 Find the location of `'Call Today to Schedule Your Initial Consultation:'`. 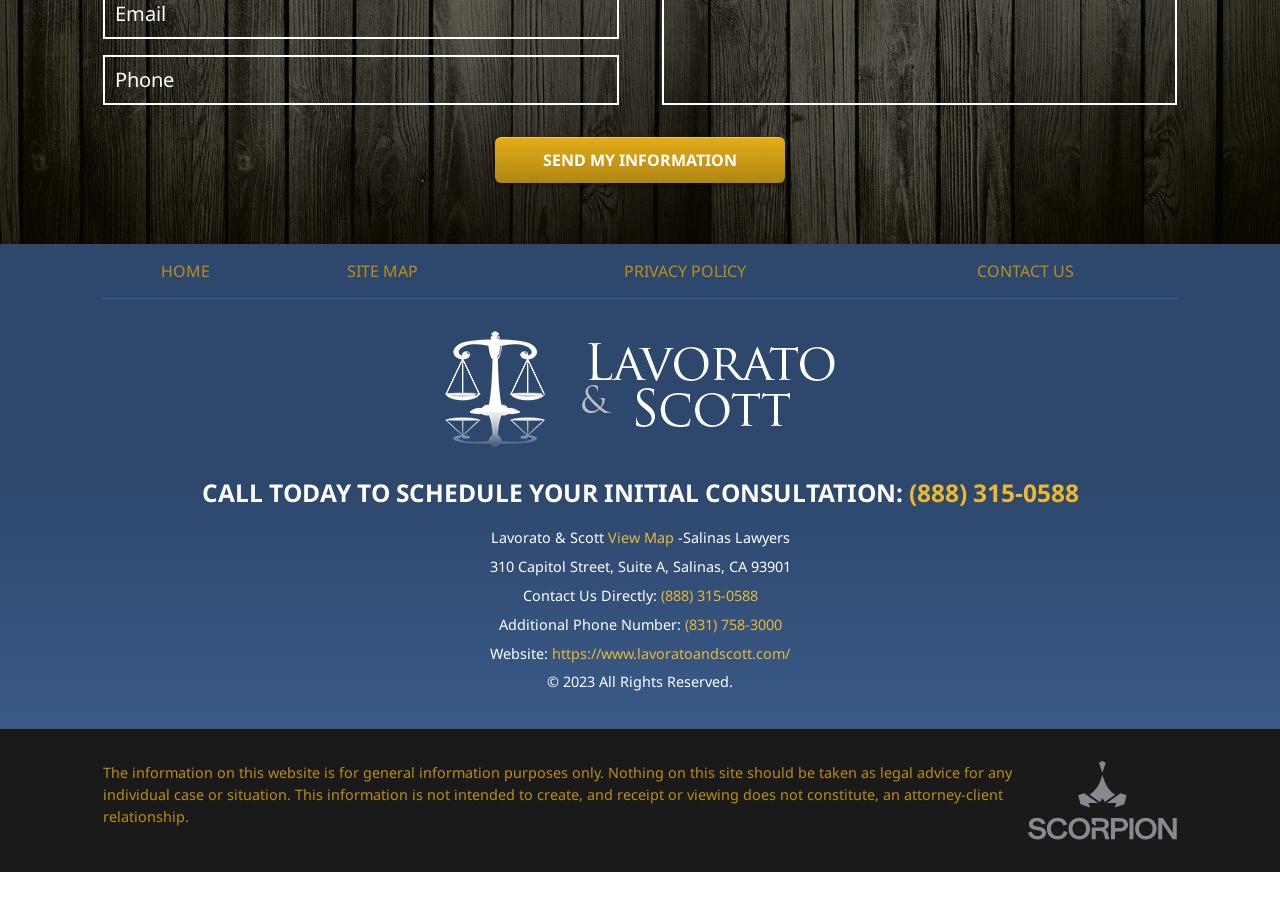

'Call Today to Schedule Your Initial Consultation:' is located at coordinates (554, 490).